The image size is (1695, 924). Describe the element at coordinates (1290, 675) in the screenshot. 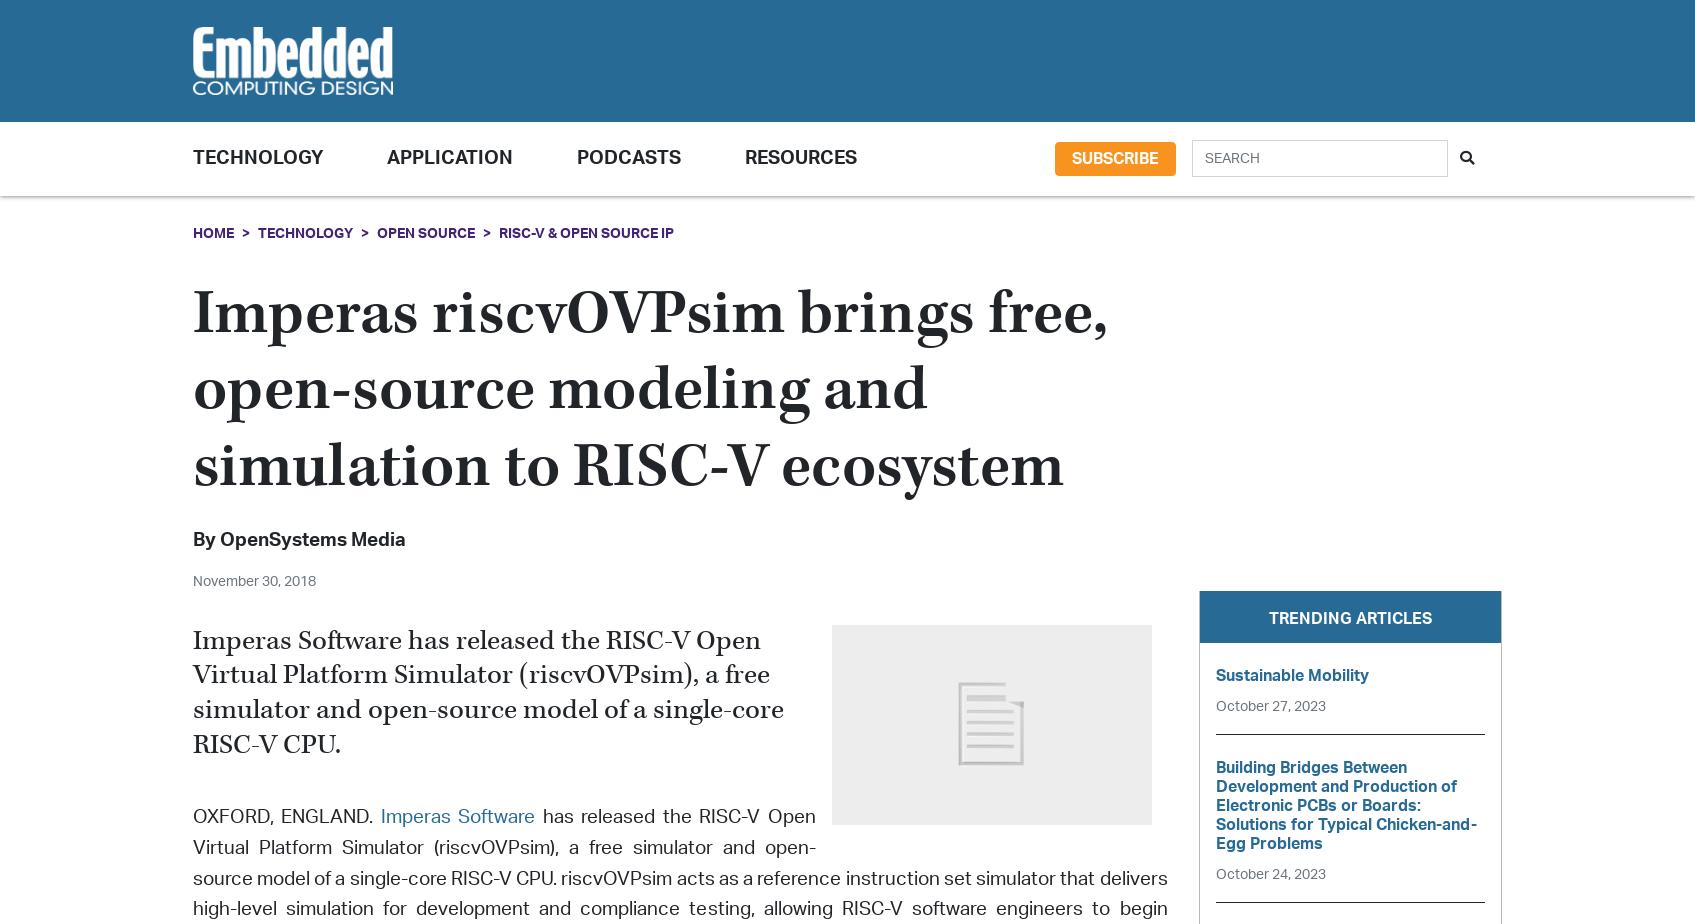

I see `'Sustainable Mobility'` at that location.